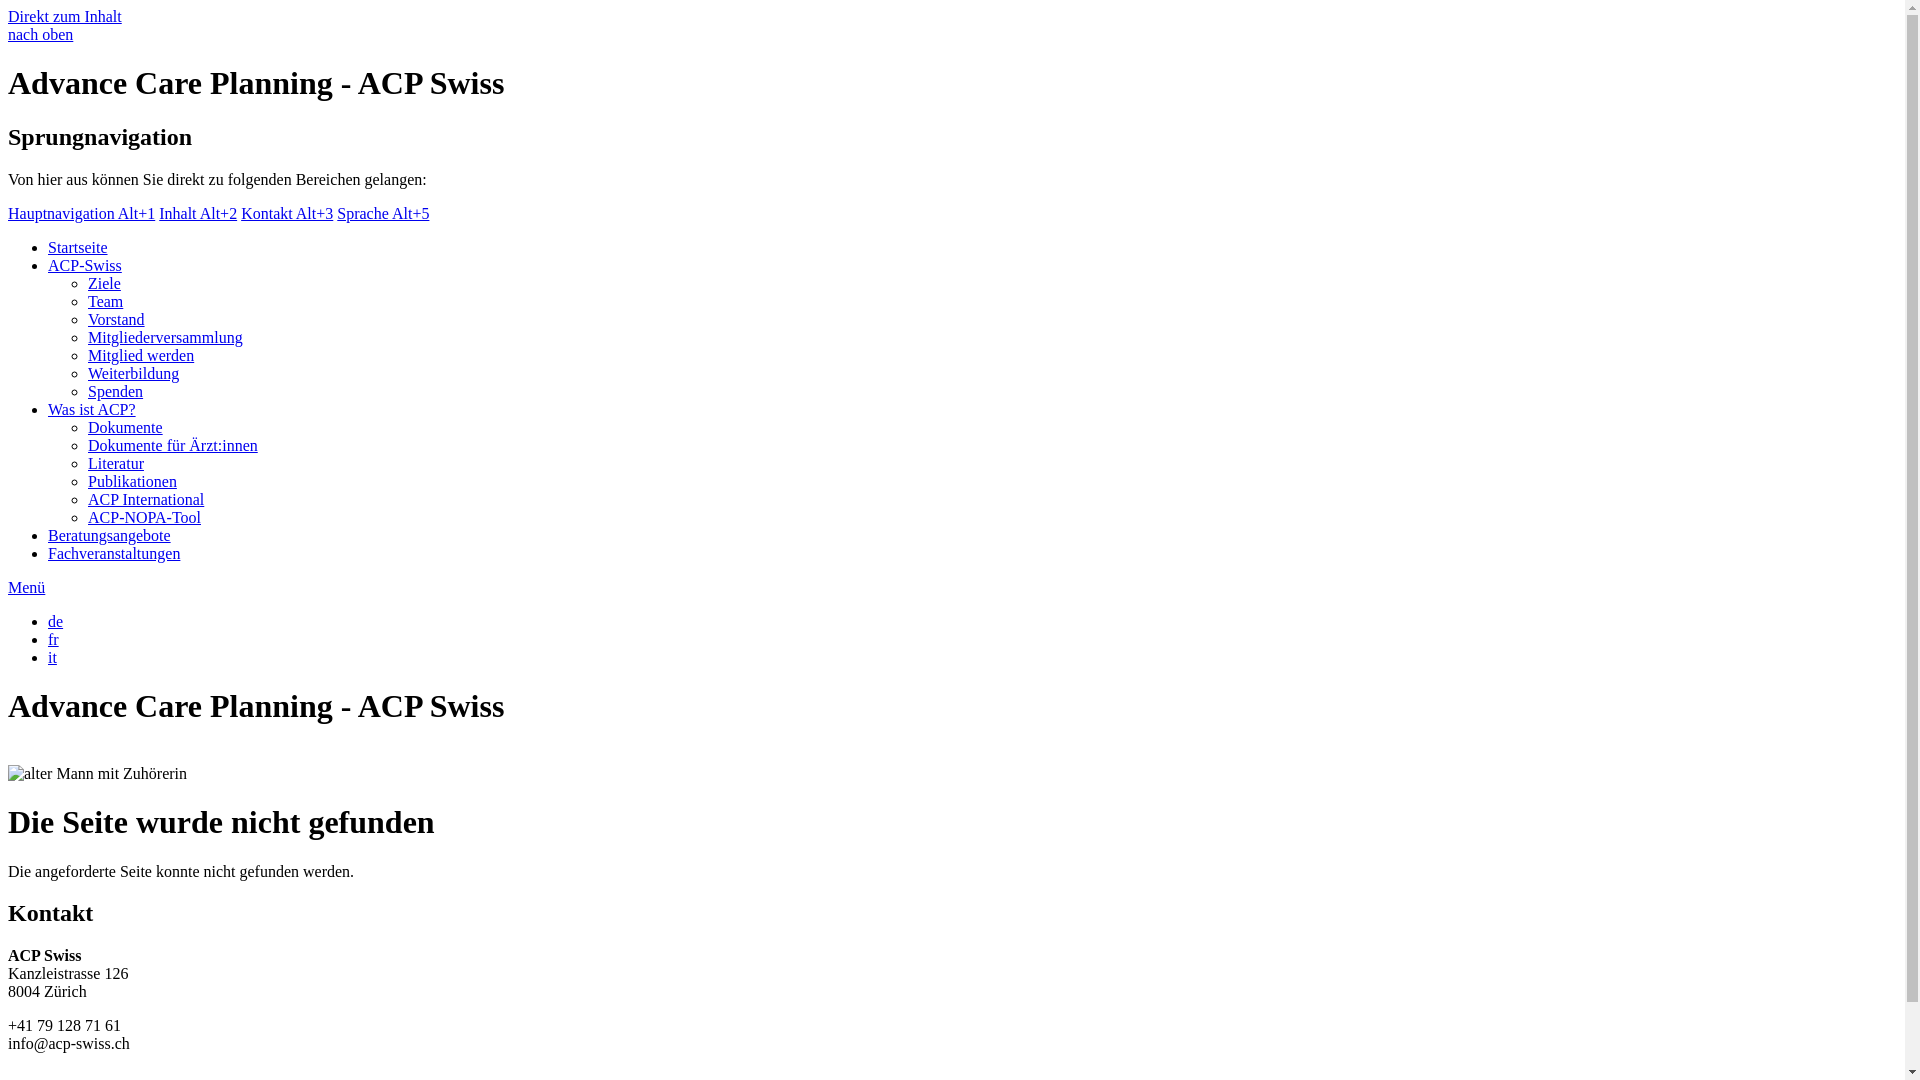  What do you see at coordinates (48, 246) in the screenshot?
I see `'Startseite'` at bounding box center [48, 246].